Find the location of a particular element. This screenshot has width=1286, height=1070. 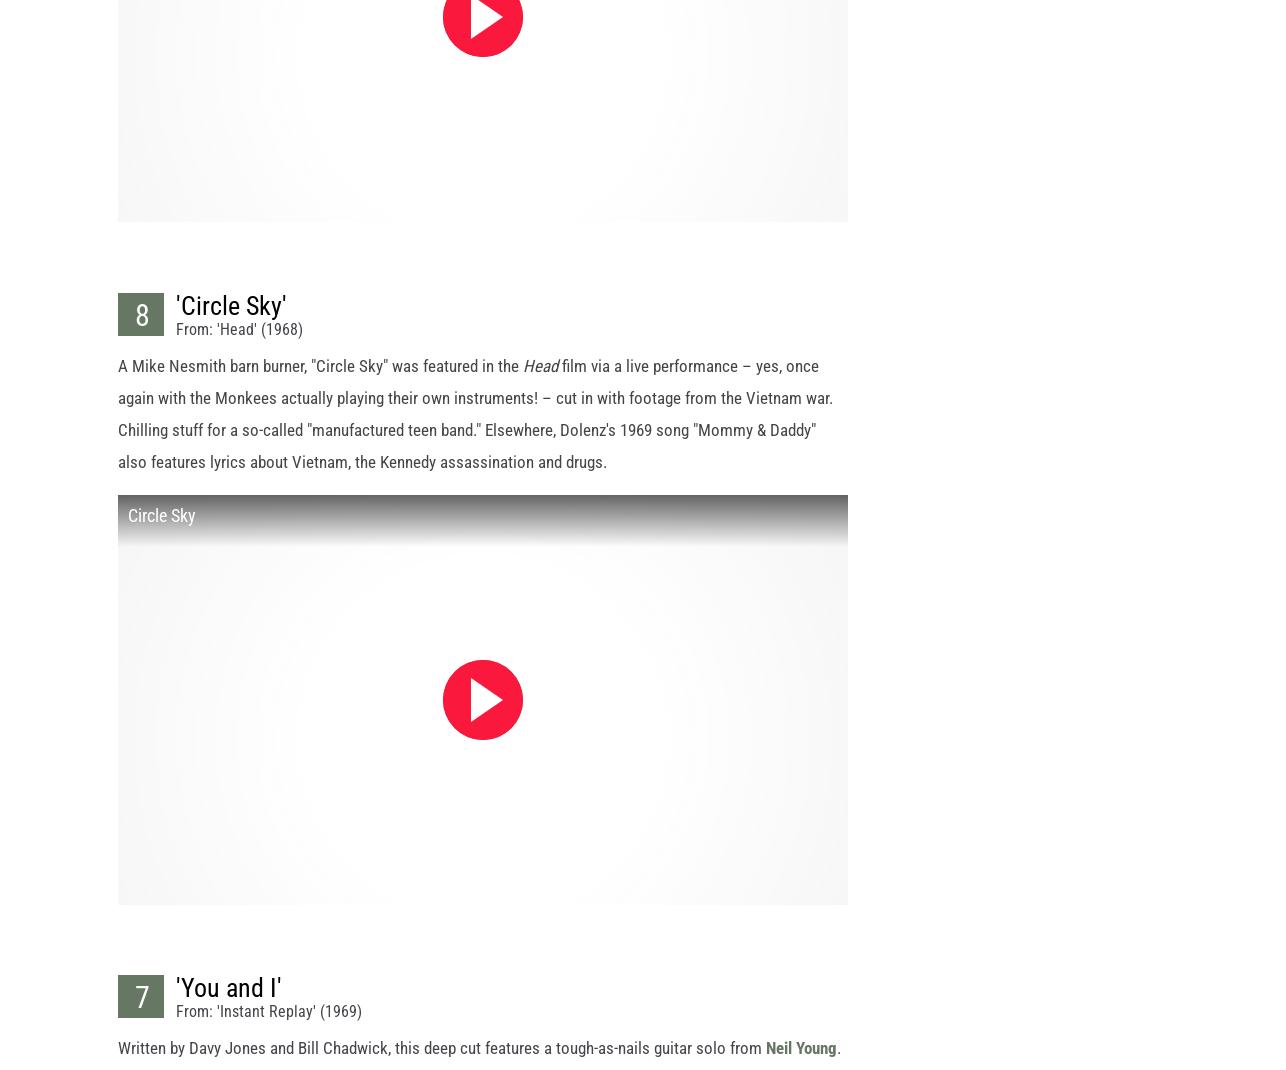

''Circle Sky'' is located at coordinates (231, 323).